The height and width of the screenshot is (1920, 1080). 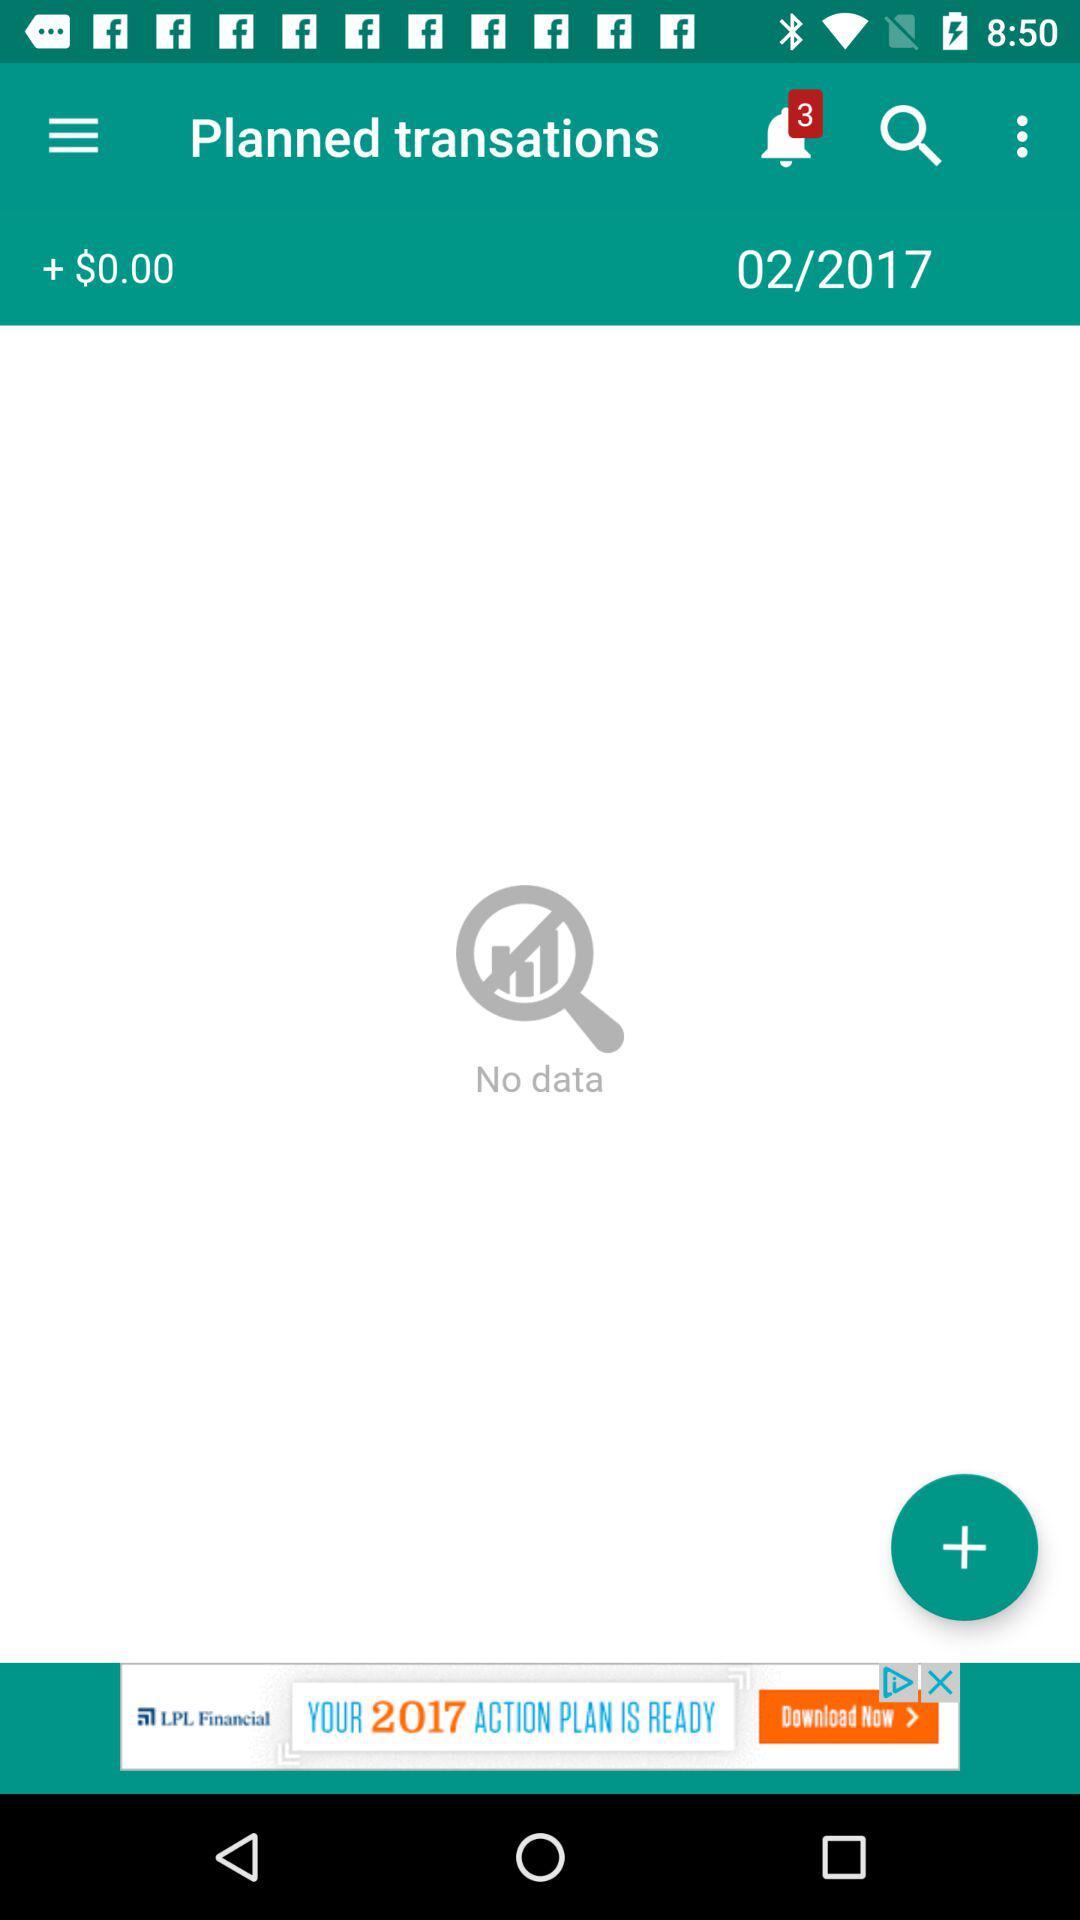 What do you see at coordinates (540, 1727) in the screenshot?
I see `advertisement image` at bounding box center [540, 1727].